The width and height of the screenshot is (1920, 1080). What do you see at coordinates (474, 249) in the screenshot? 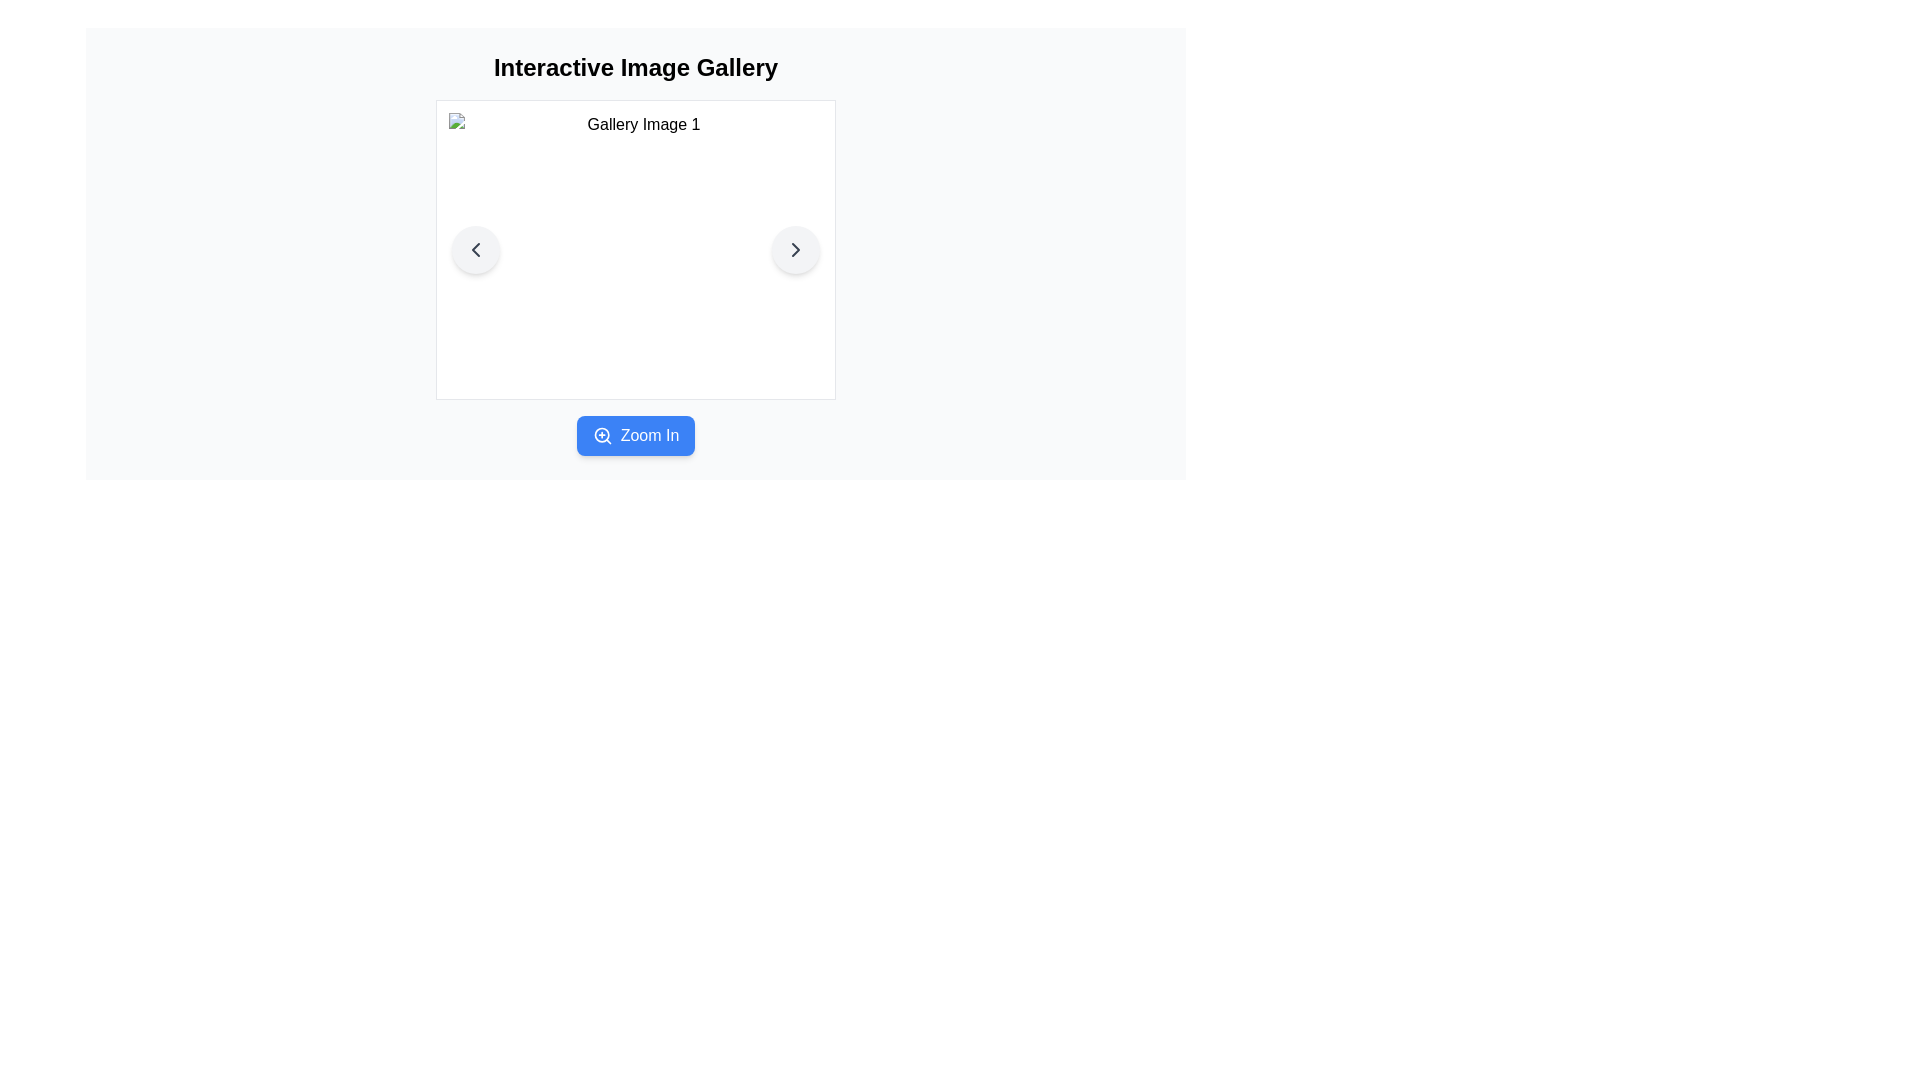
I see `the icon button located on the left side of the image gallery` at bounding box center [474, 249].